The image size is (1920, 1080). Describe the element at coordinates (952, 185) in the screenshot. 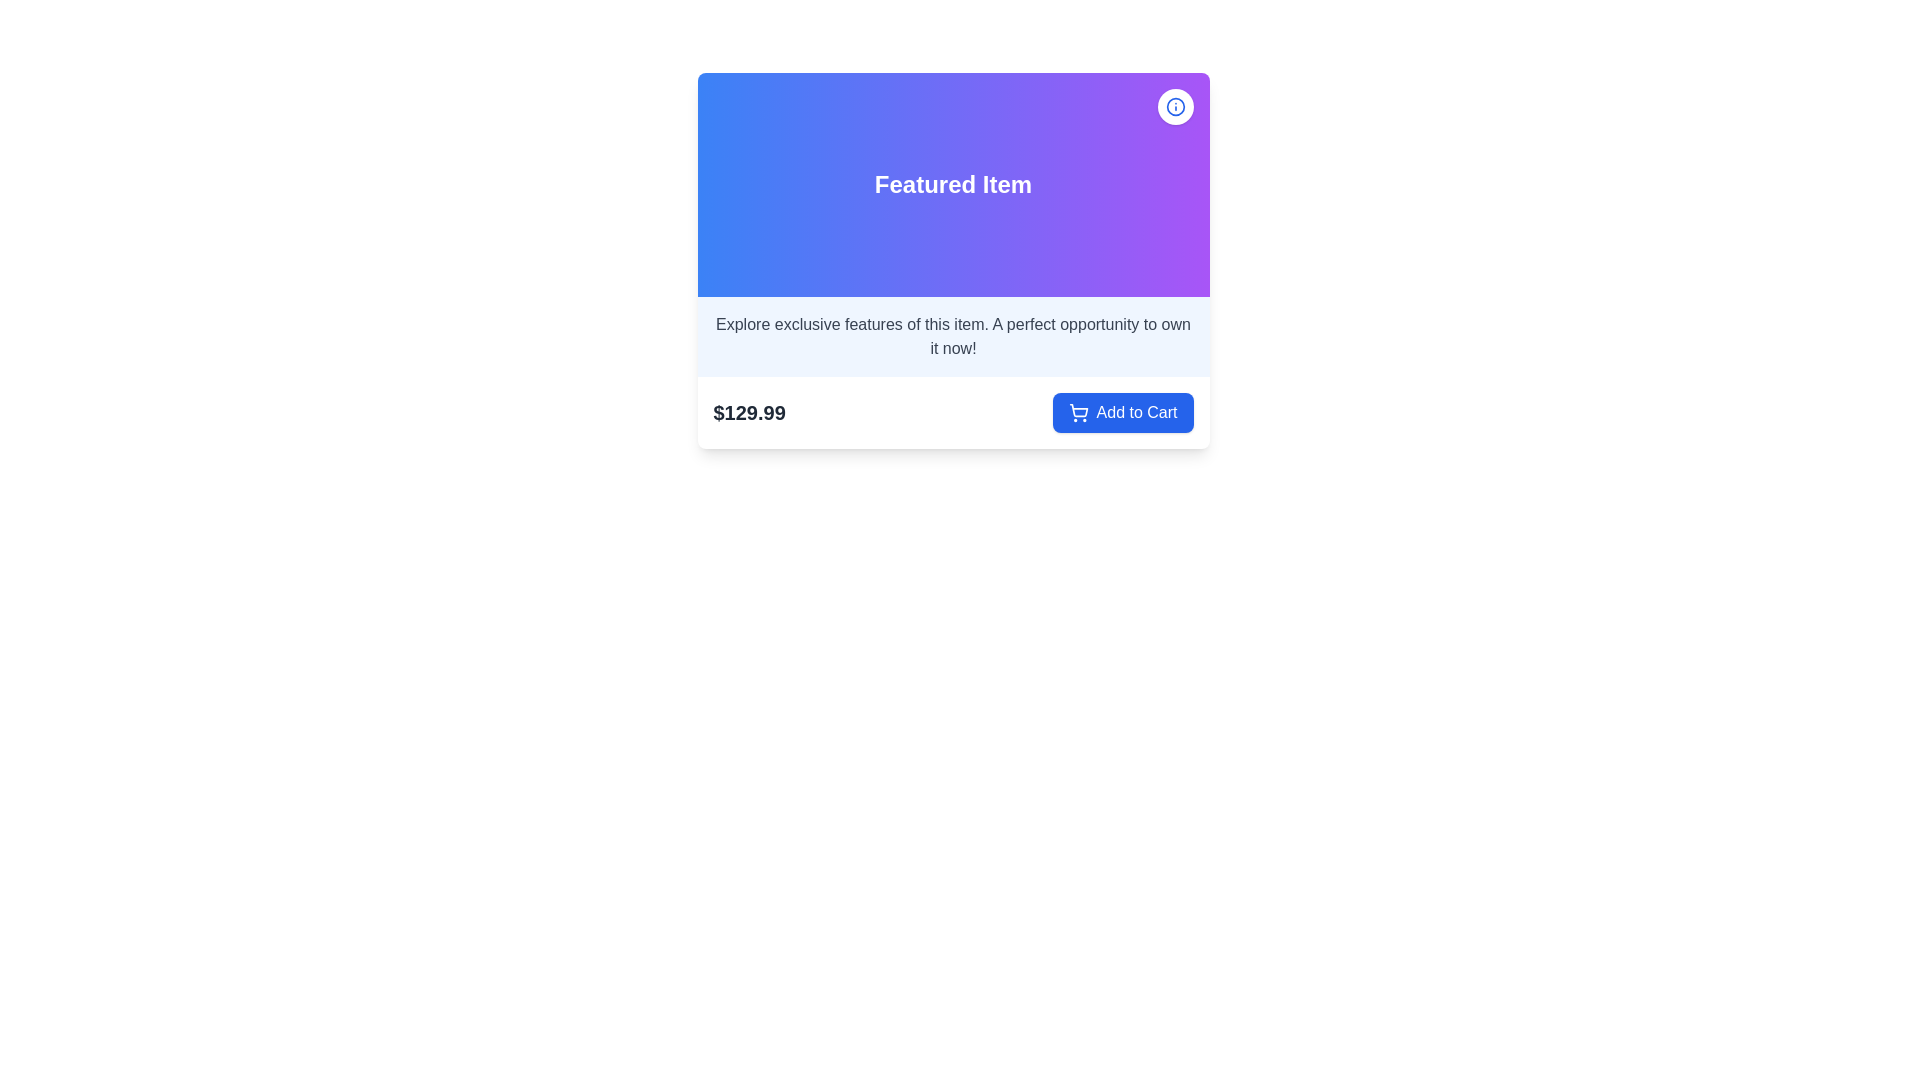

I see `the prominent title text block at the top center of the card, which indicates the featured item being displayed` at that location.